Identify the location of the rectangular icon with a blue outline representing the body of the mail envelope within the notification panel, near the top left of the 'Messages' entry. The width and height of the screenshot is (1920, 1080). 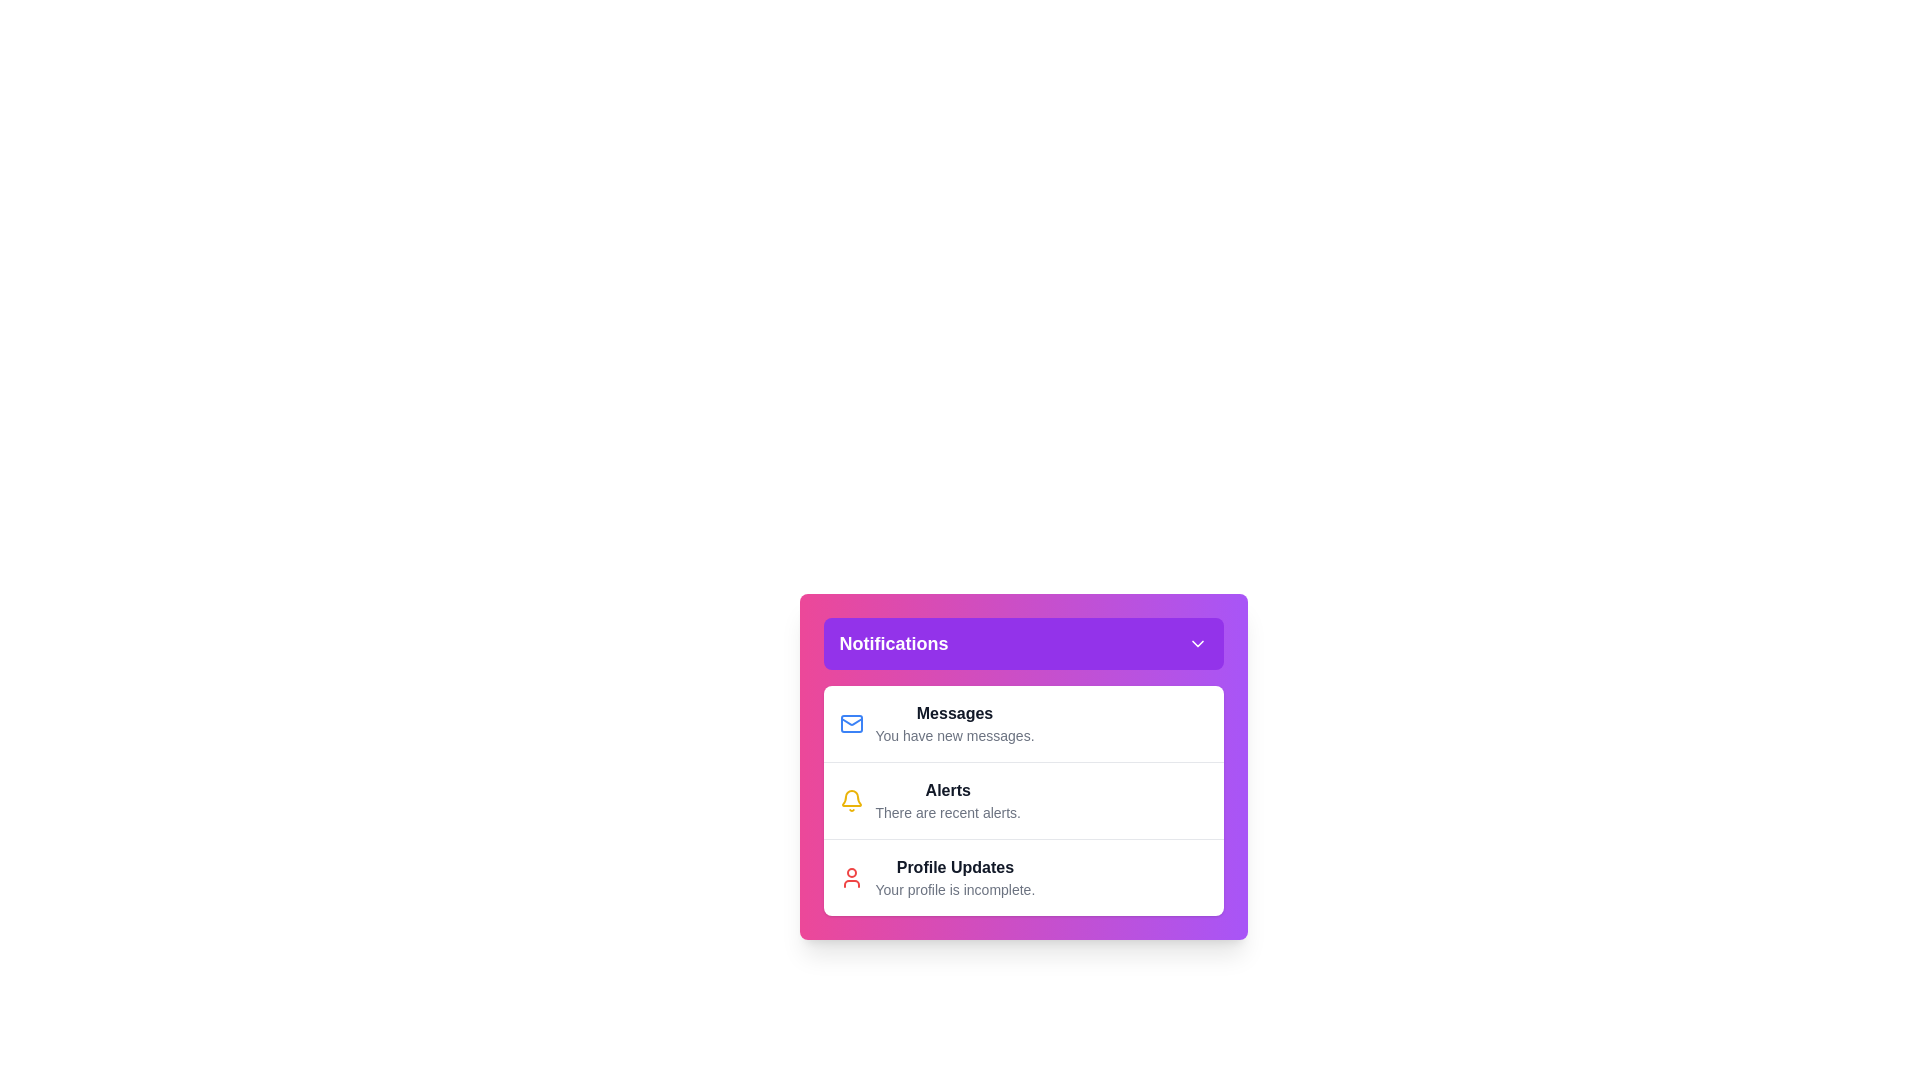
(851, 724).